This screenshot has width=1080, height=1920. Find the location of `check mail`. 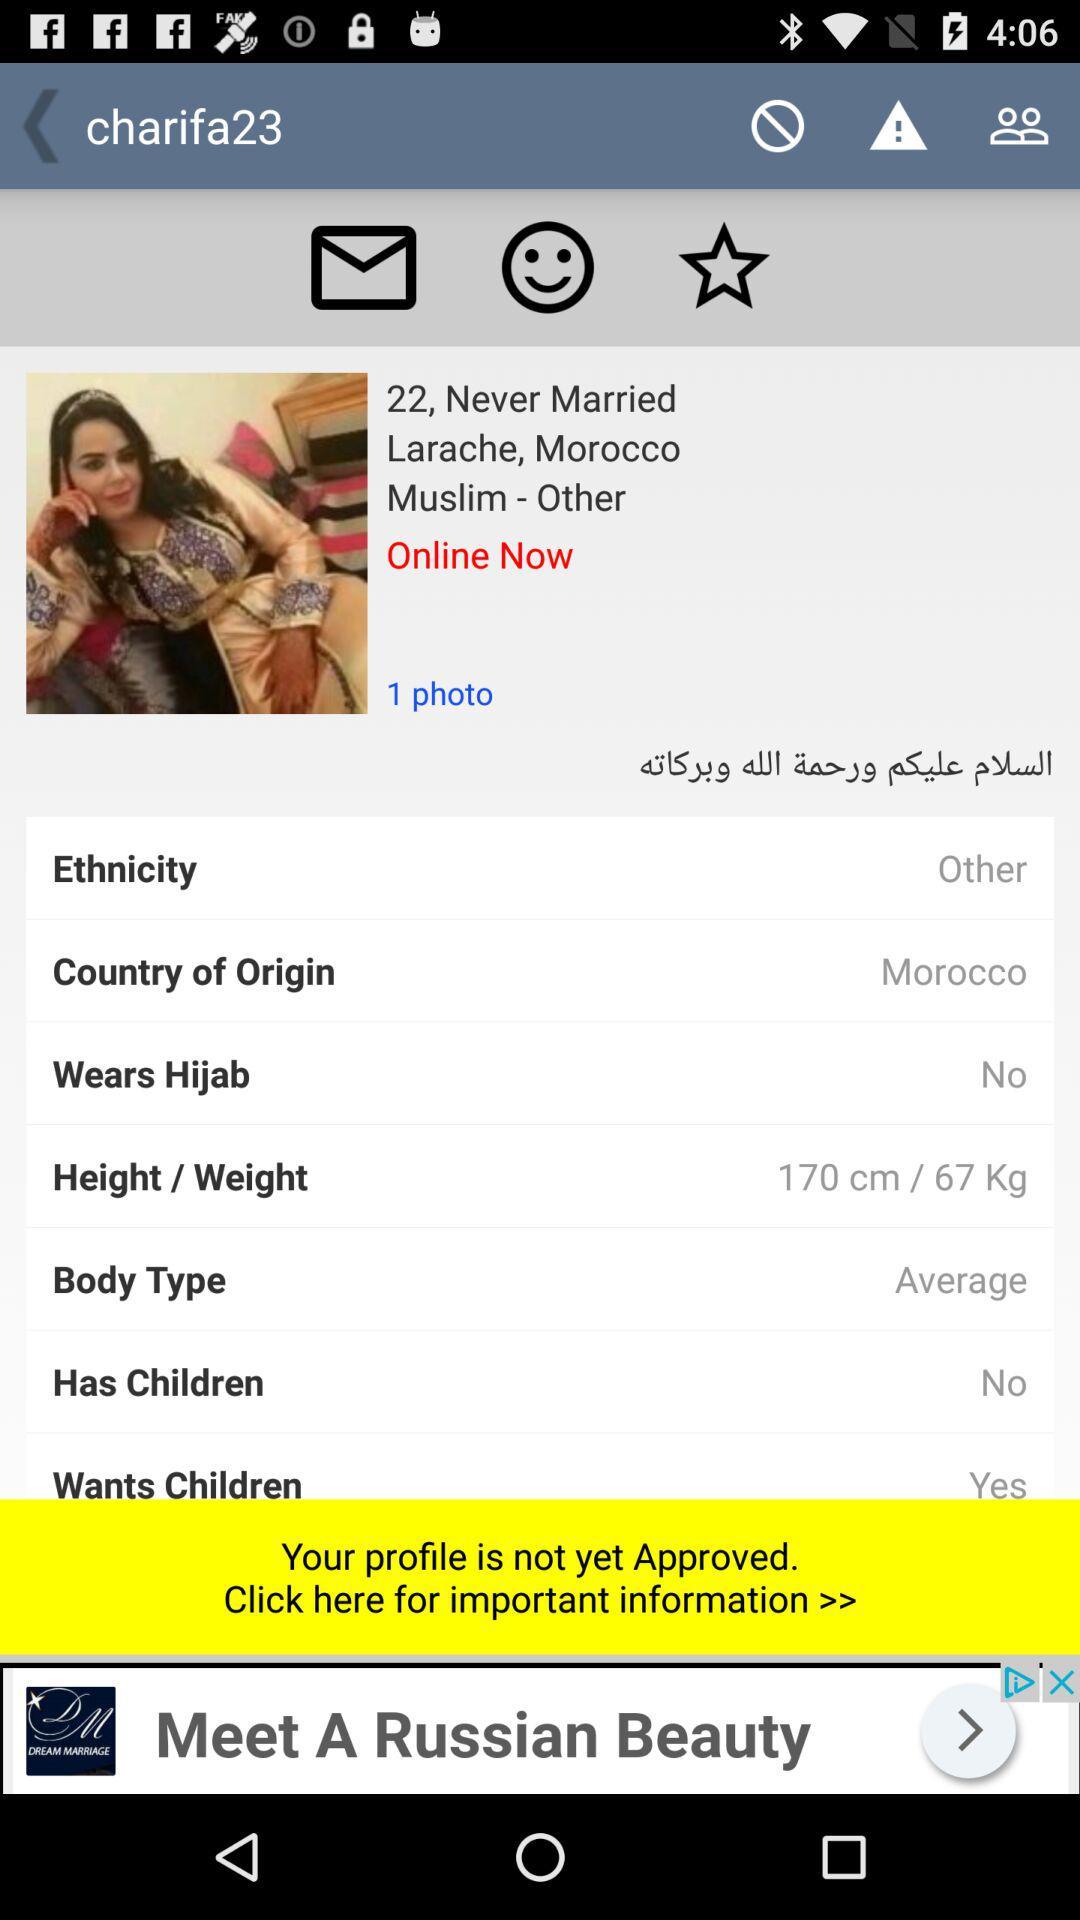

check mail is located at coordinates (363, 266).